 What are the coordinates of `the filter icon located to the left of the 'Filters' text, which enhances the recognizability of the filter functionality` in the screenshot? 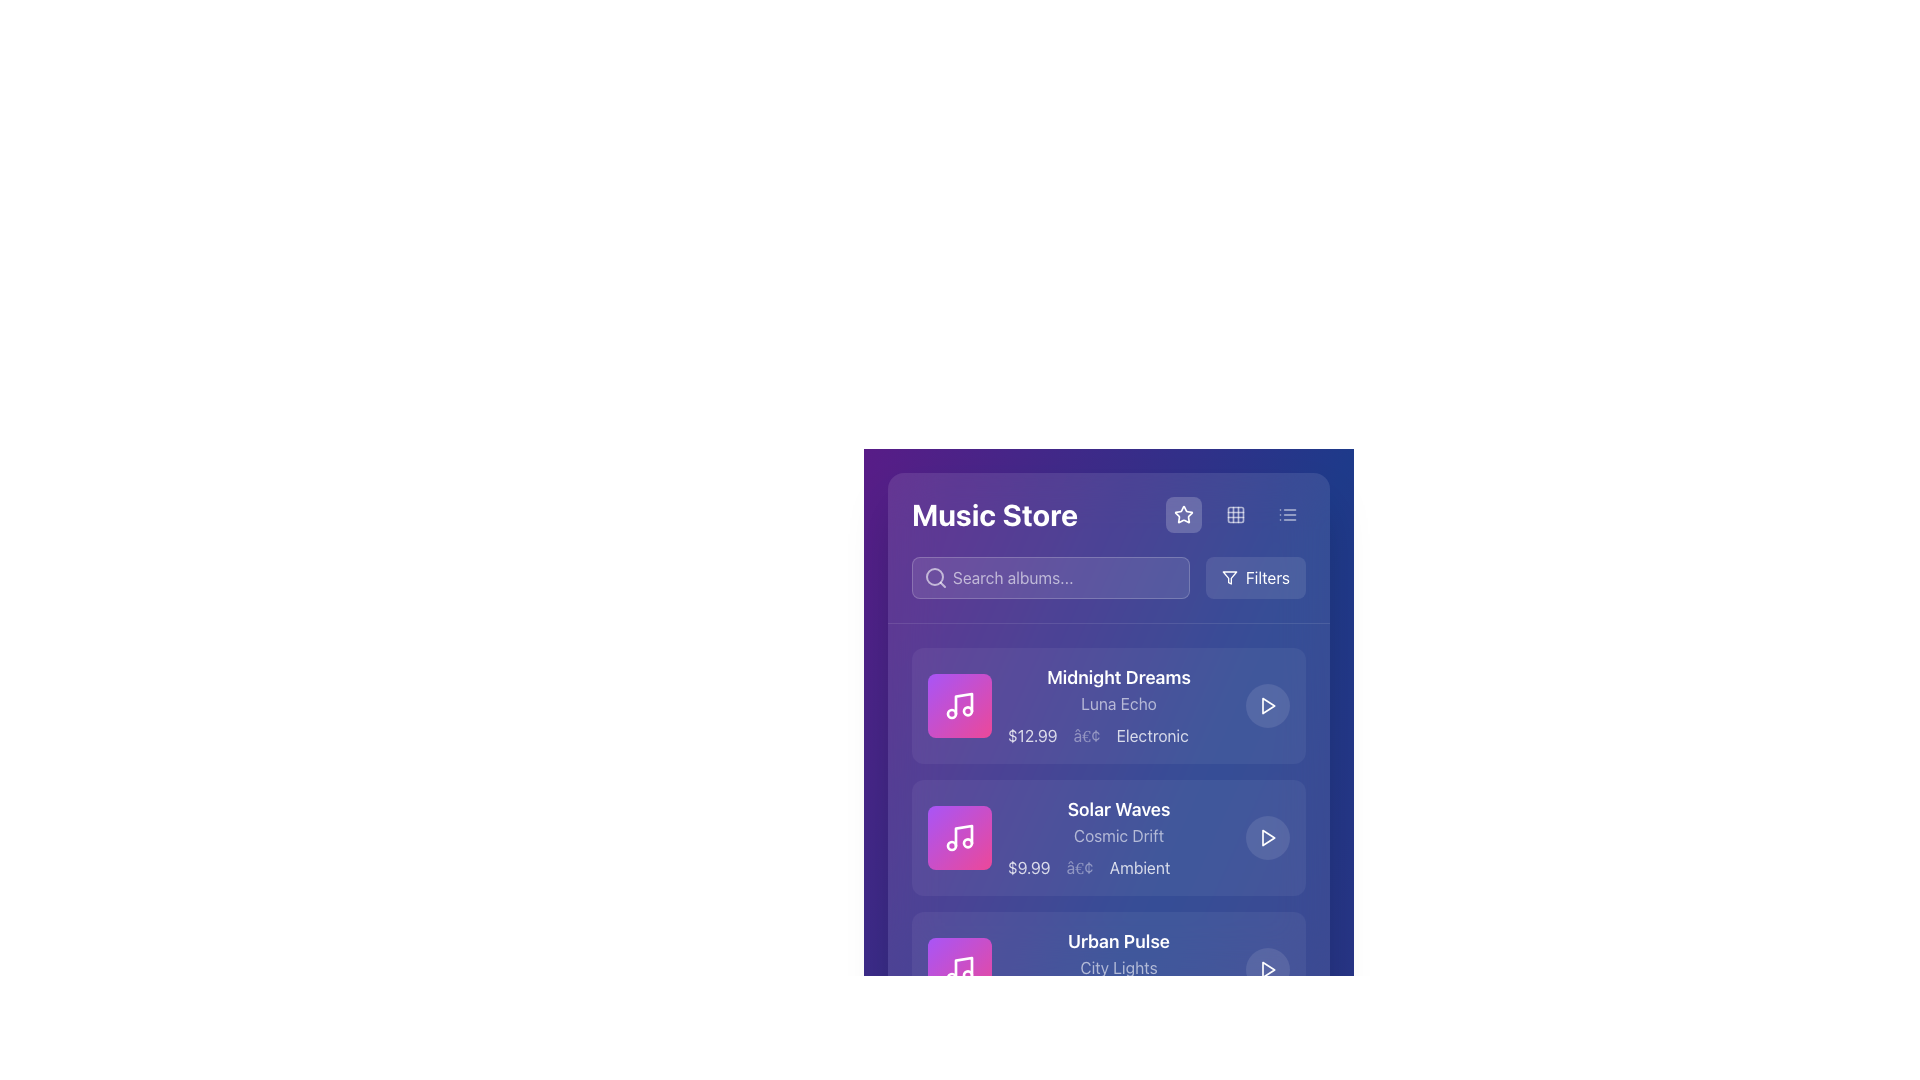 It's located at (1228, 578).